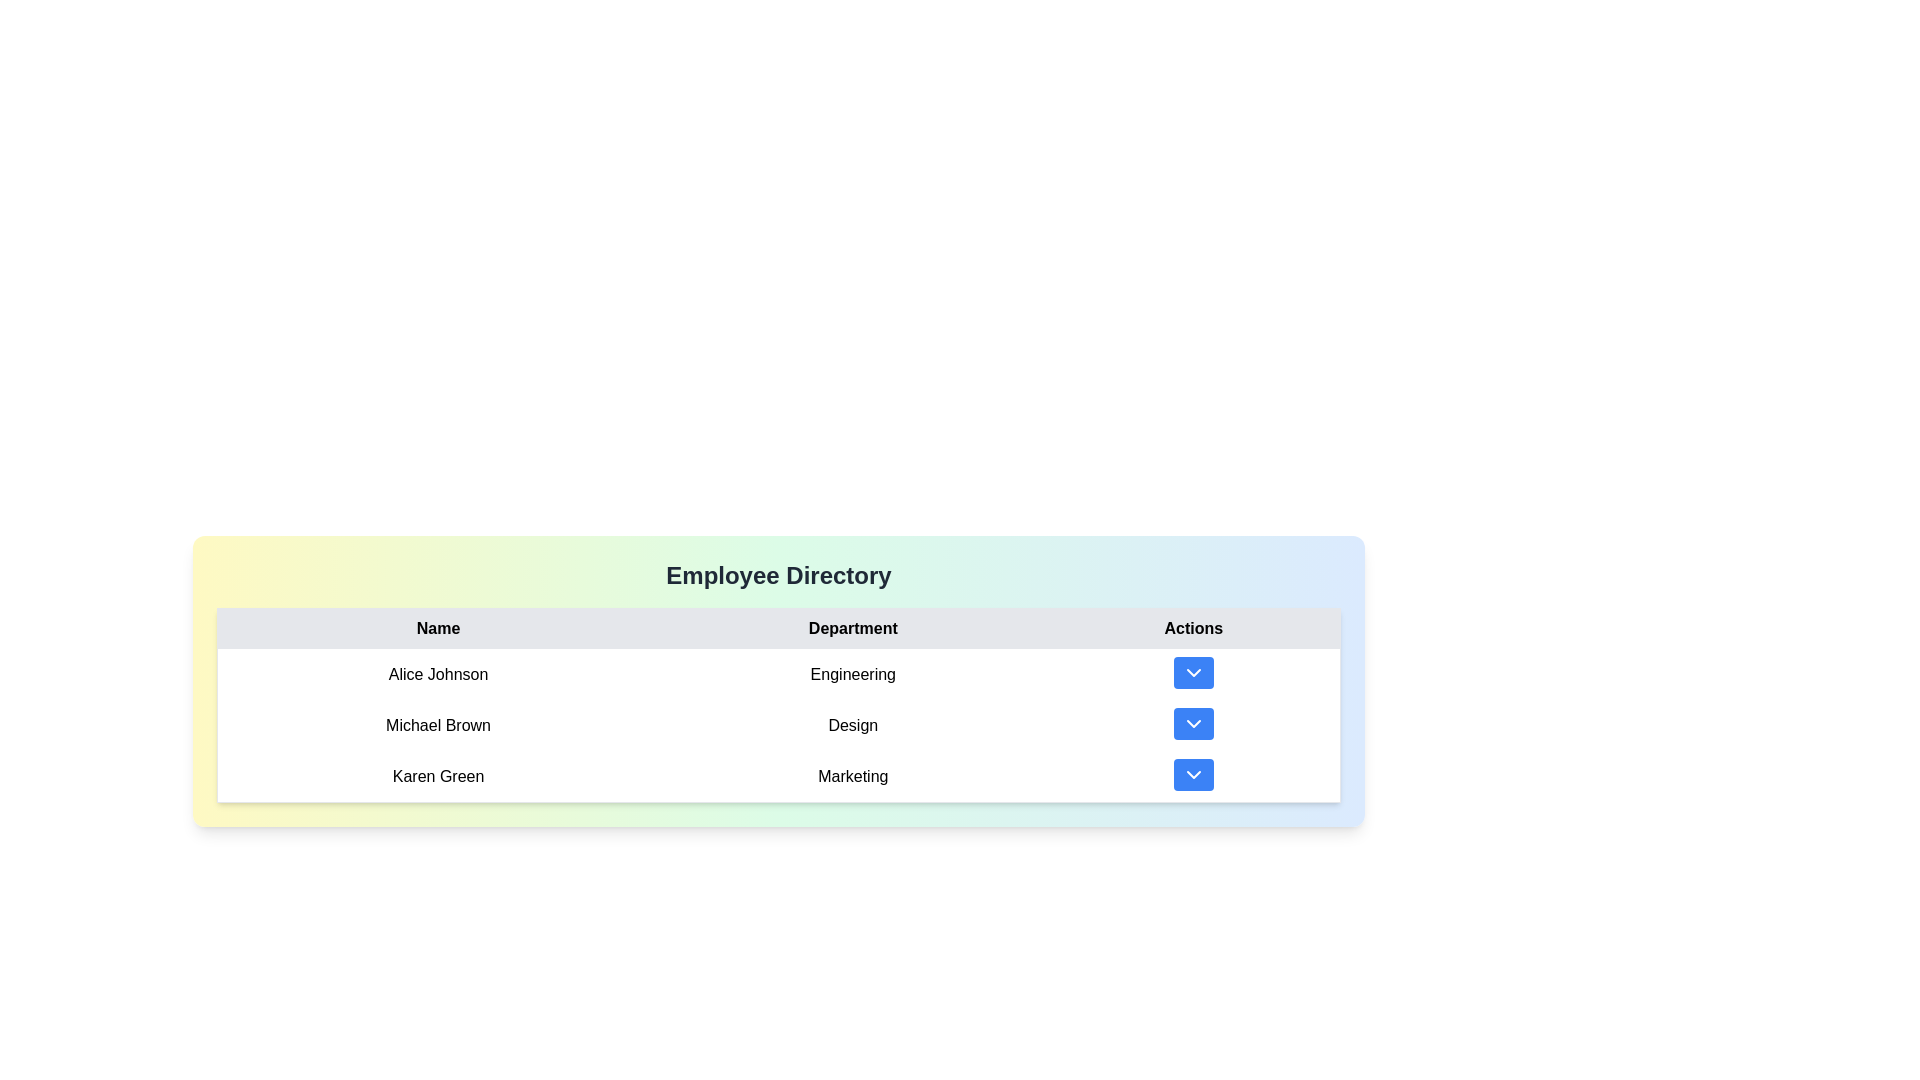 Image resolution: width=1920 pixels, height=1080 pixels. Describe the element at coordinates (1193, 774) in the screenshot. I see `the blue button with a downward-pointing chevron icon located in the 'Actions' column of the 'Marketing' row` at that location.